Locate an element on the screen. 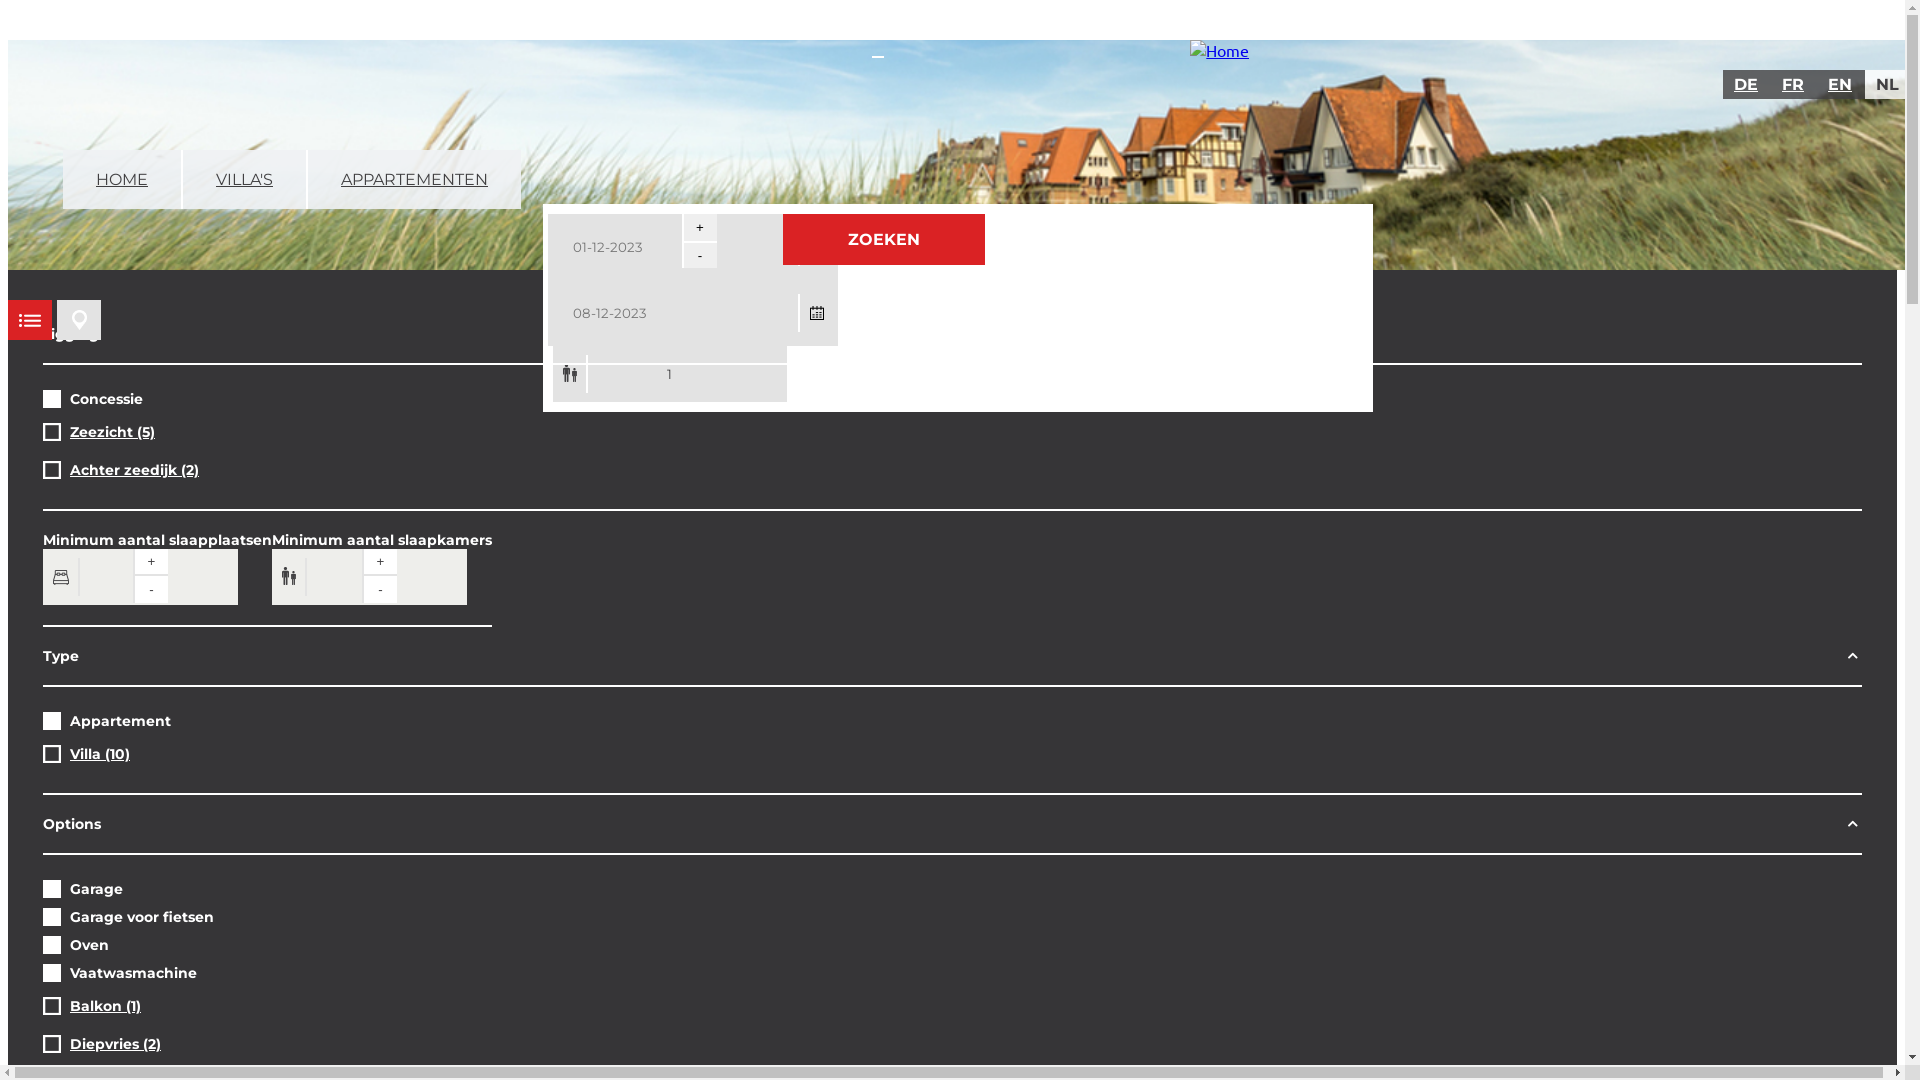 This screenshot has width=1920, height=1080. 'VILLA'S' is located at coordinates (182, 178).